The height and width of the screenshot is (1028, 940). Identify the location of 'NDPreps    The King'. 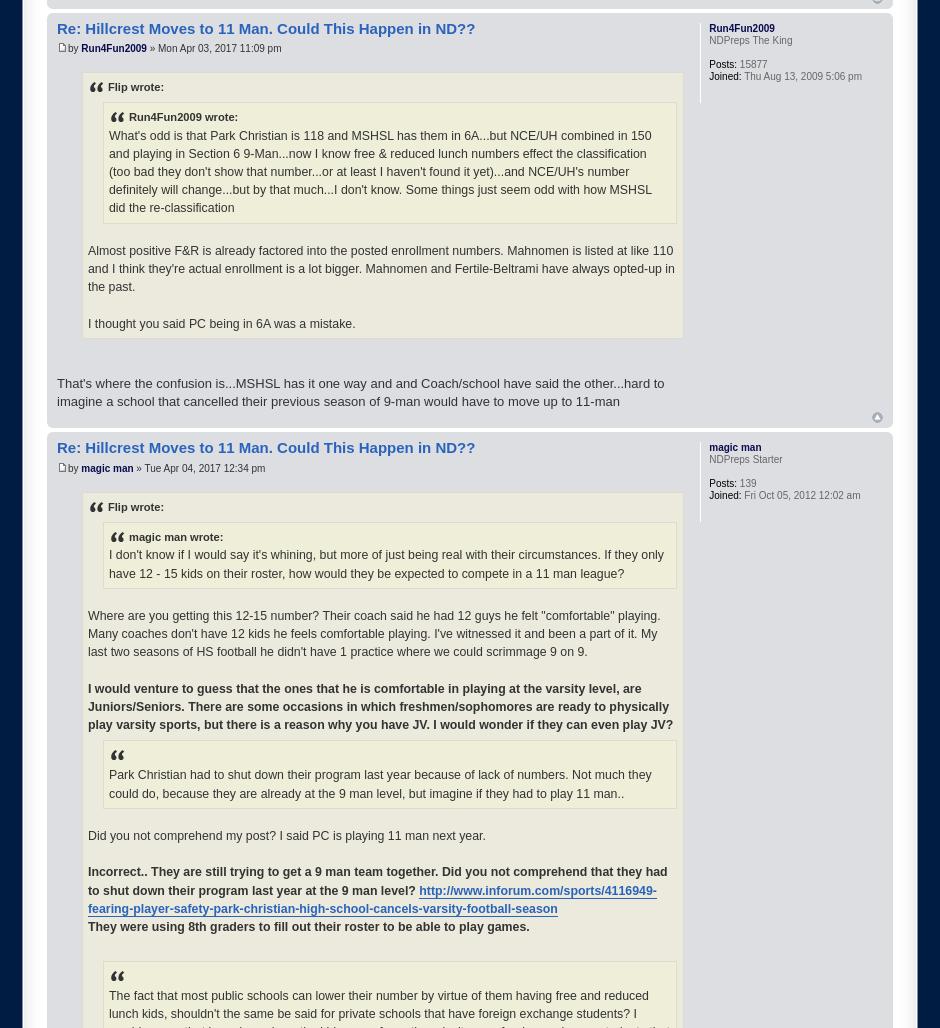
(749, 39).